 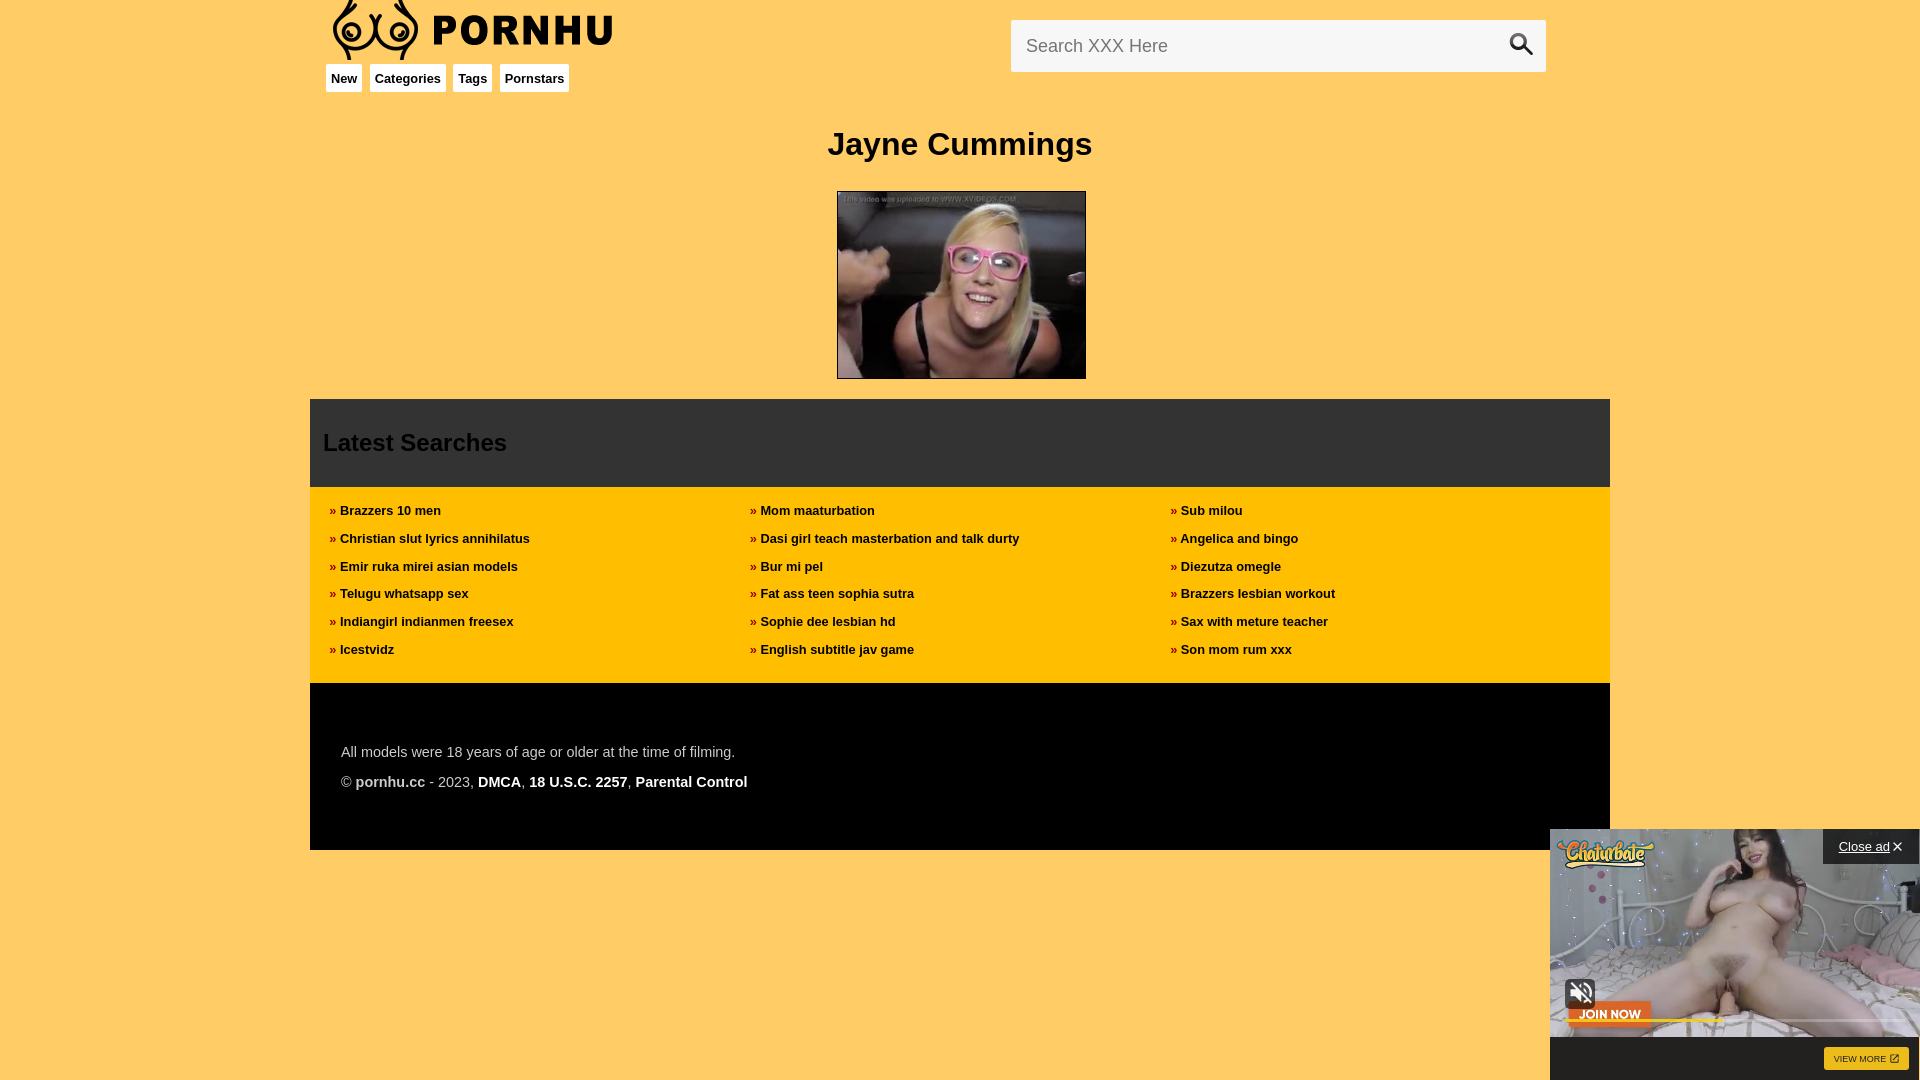 What do you see at coordinates (344, 77) in the screenshot?
I see `'New'` at bounding box center [344, 77].